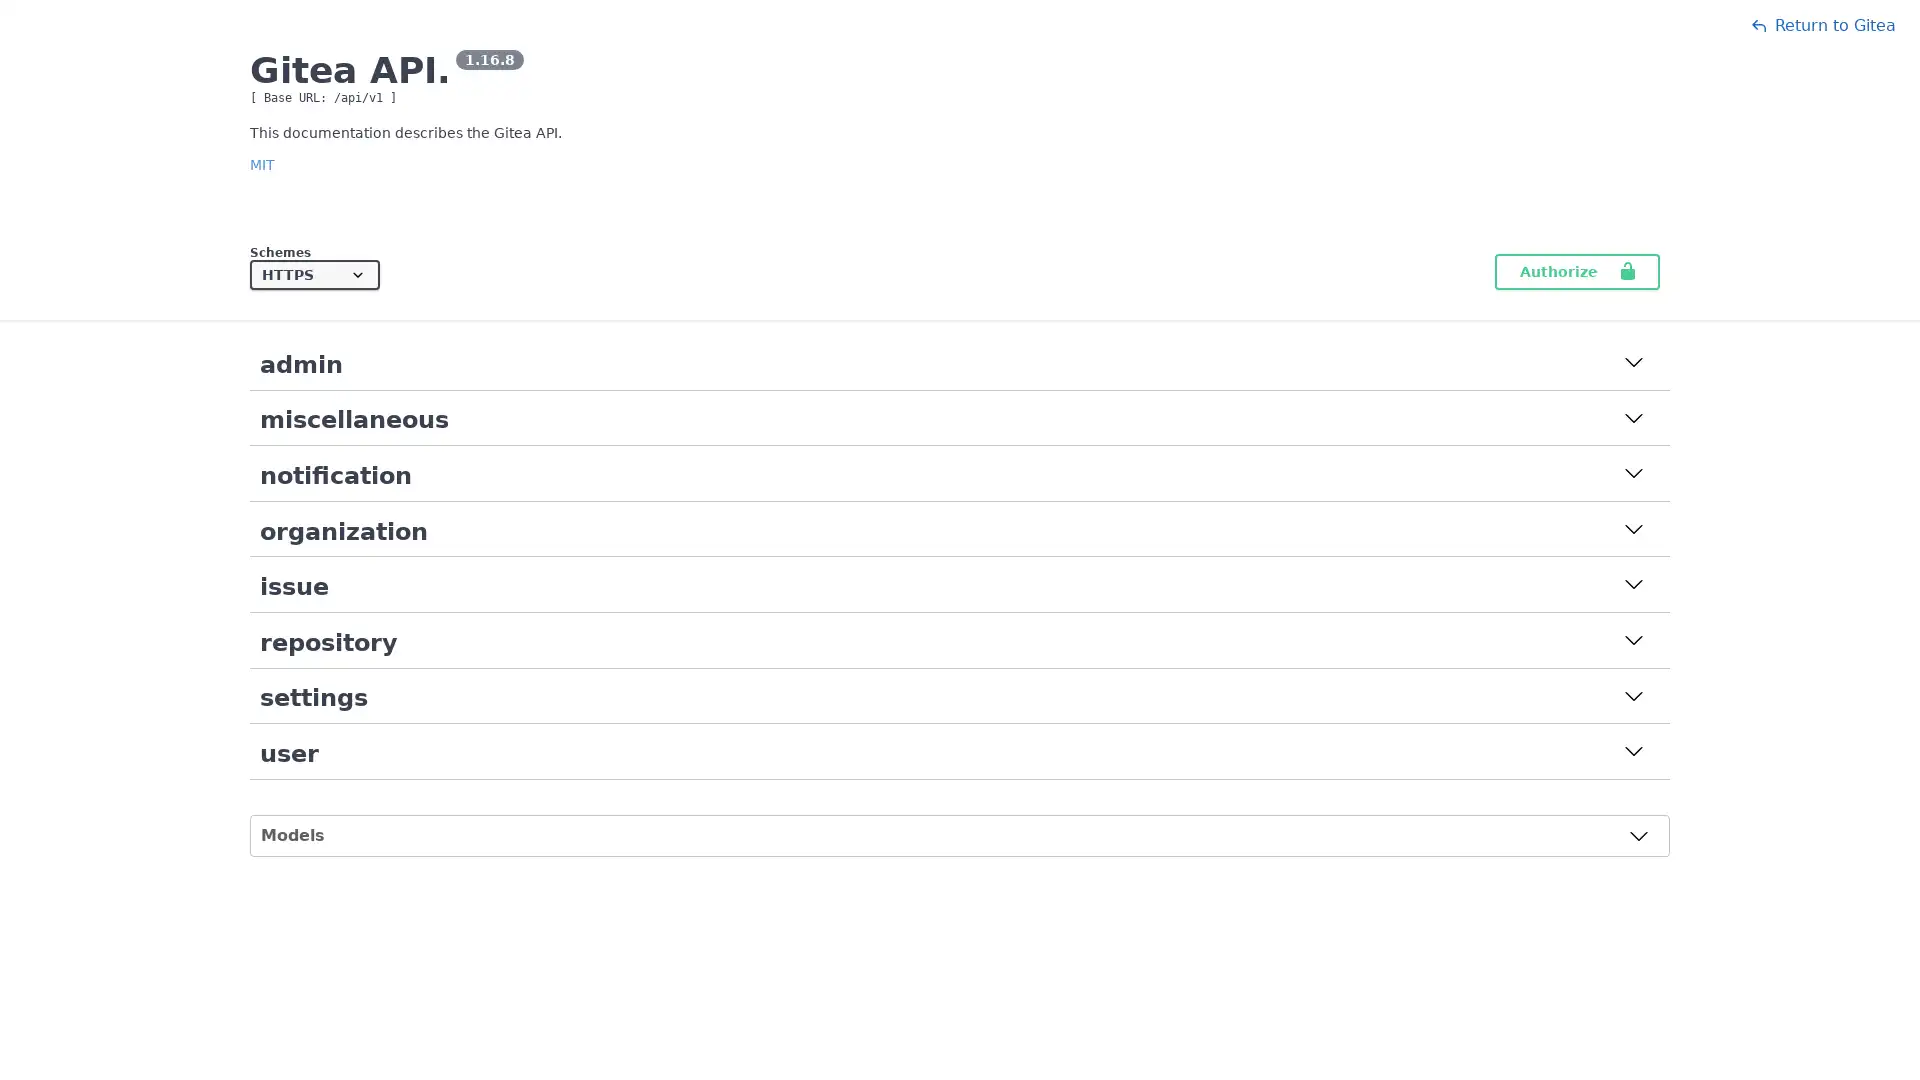  Describe the element at coordinates (1633, 753) in the screenshot. I see `Expand operation` at that location.